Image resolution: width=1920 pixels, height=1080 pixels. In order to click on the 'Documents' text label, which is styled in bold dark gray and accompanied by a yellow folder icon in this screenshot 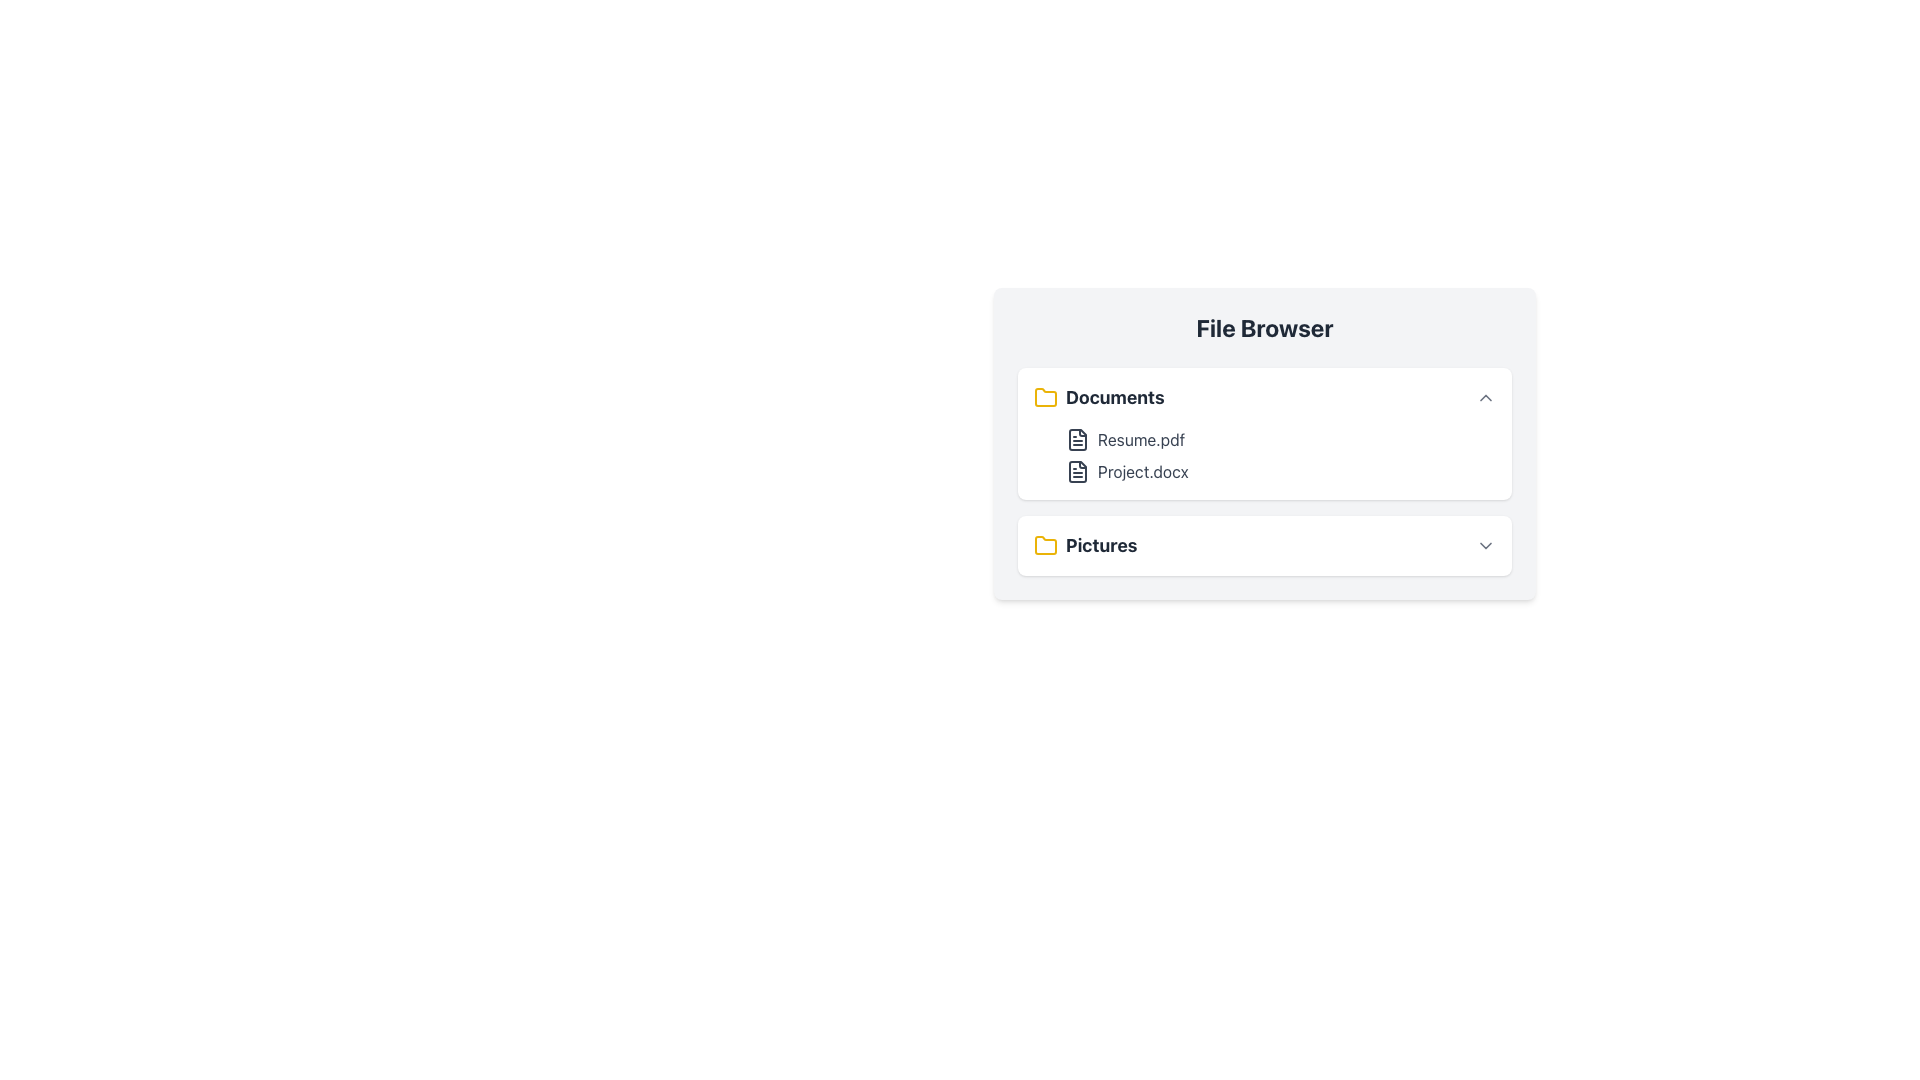, I will do `click(1098, 397)`.